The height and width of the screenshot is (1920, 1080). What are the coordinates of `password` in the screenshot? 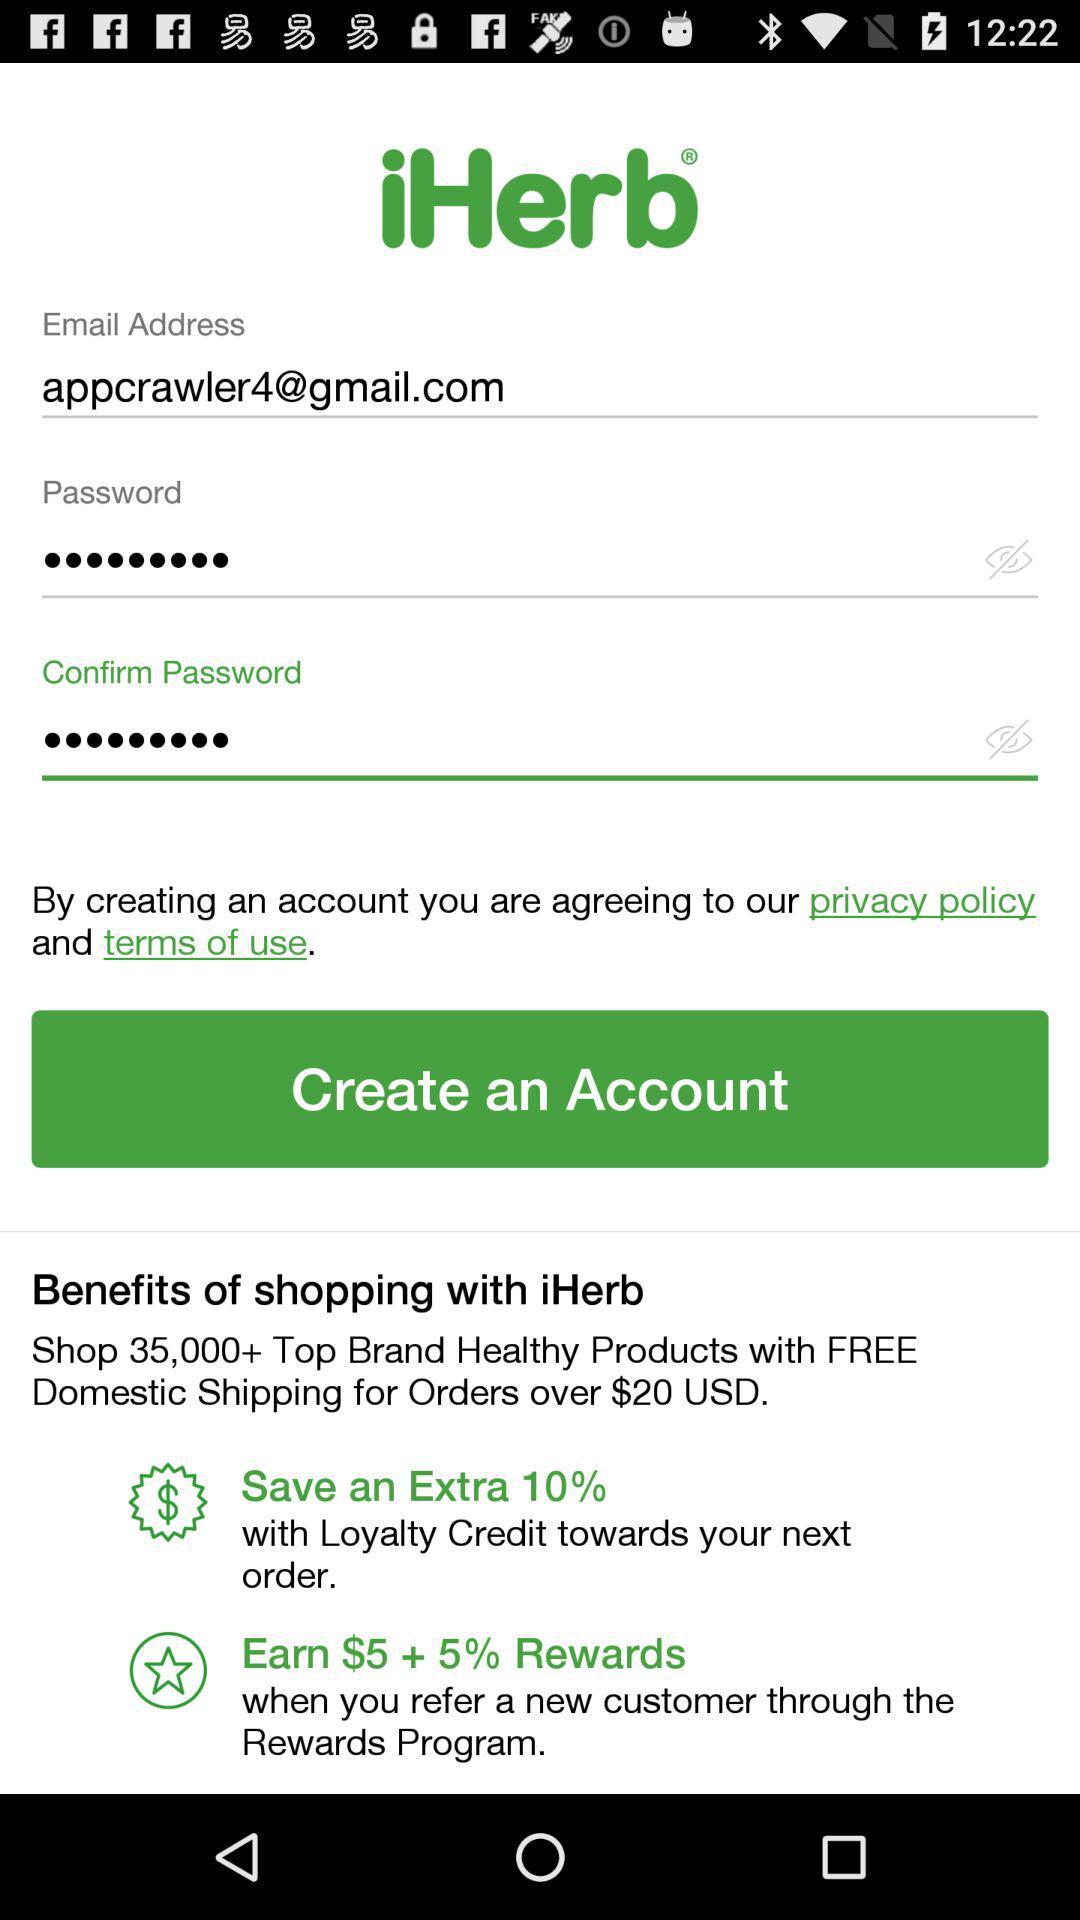 It's located at (540, 544).